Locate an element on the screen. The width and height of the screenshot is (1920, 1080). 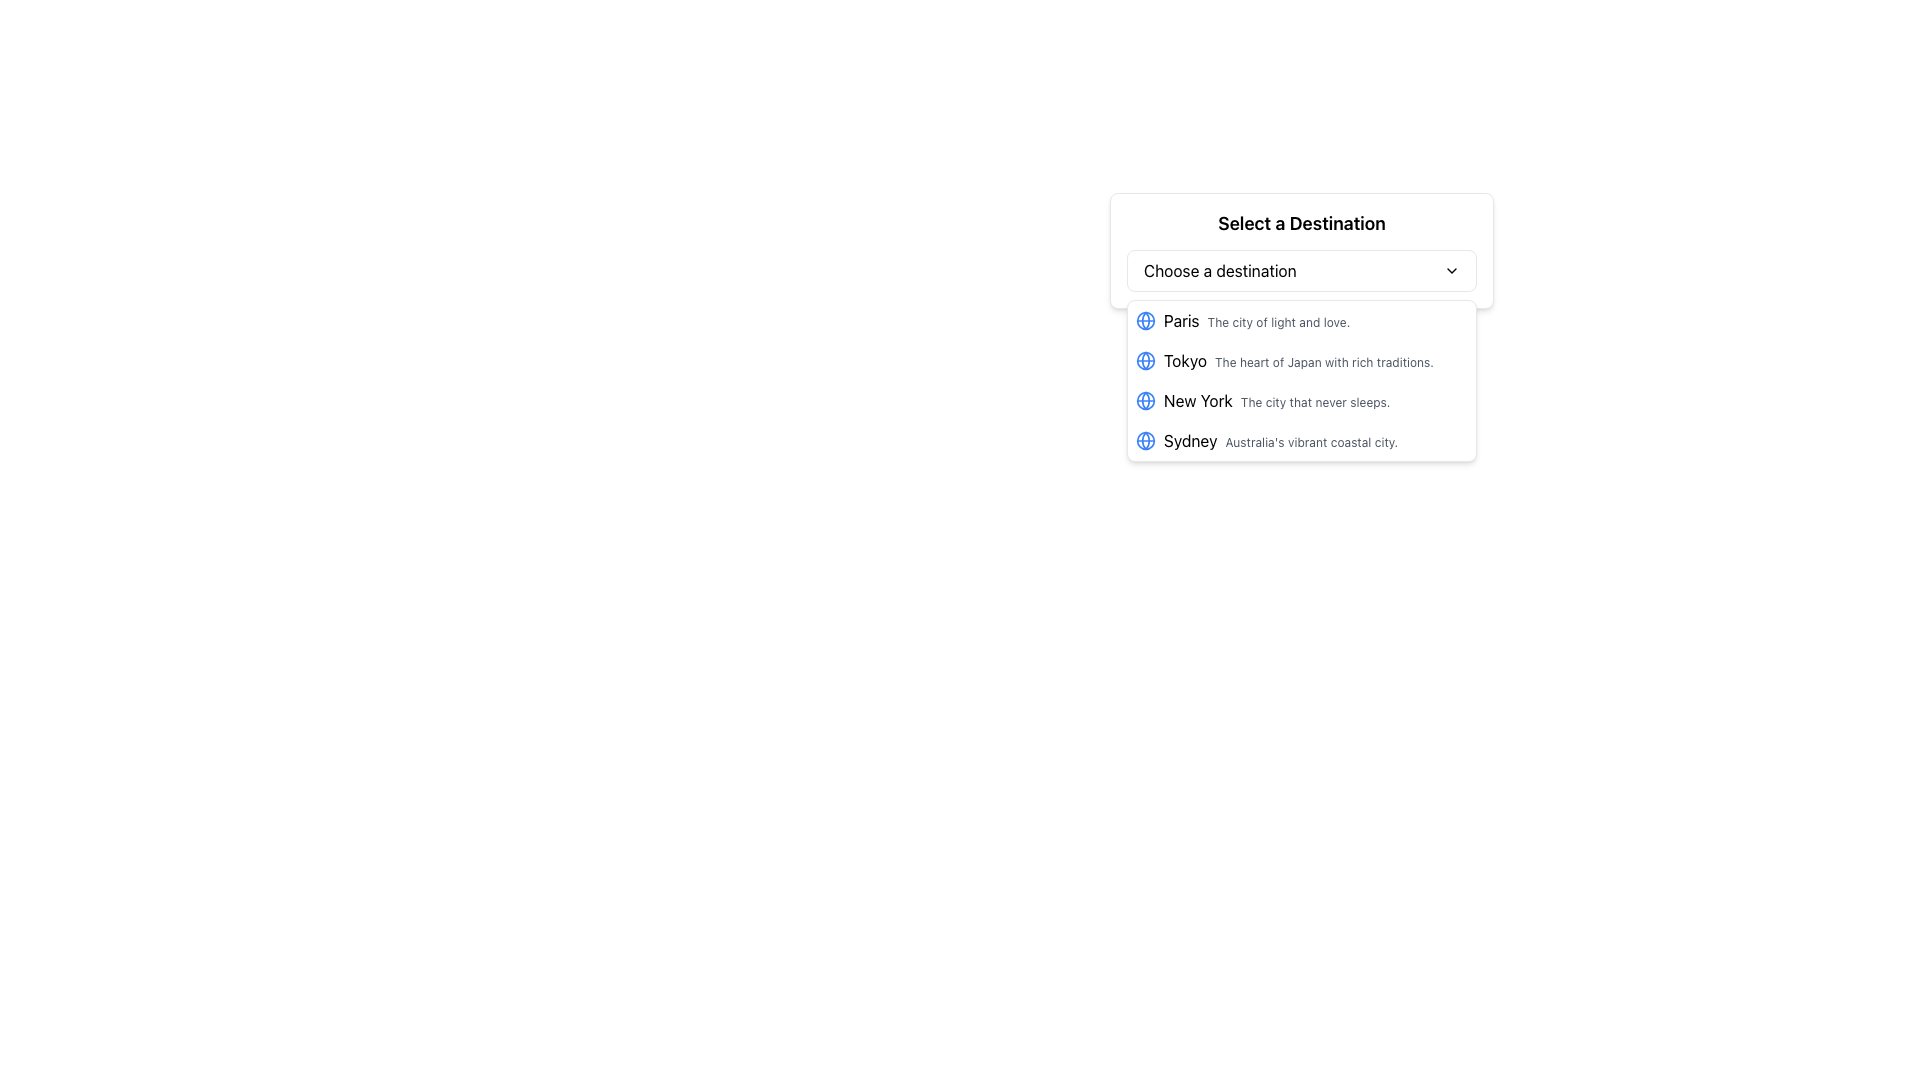
the first selectable list item below the 'Select a Destination' dropdown menu is located at coordinates (1301, 319).